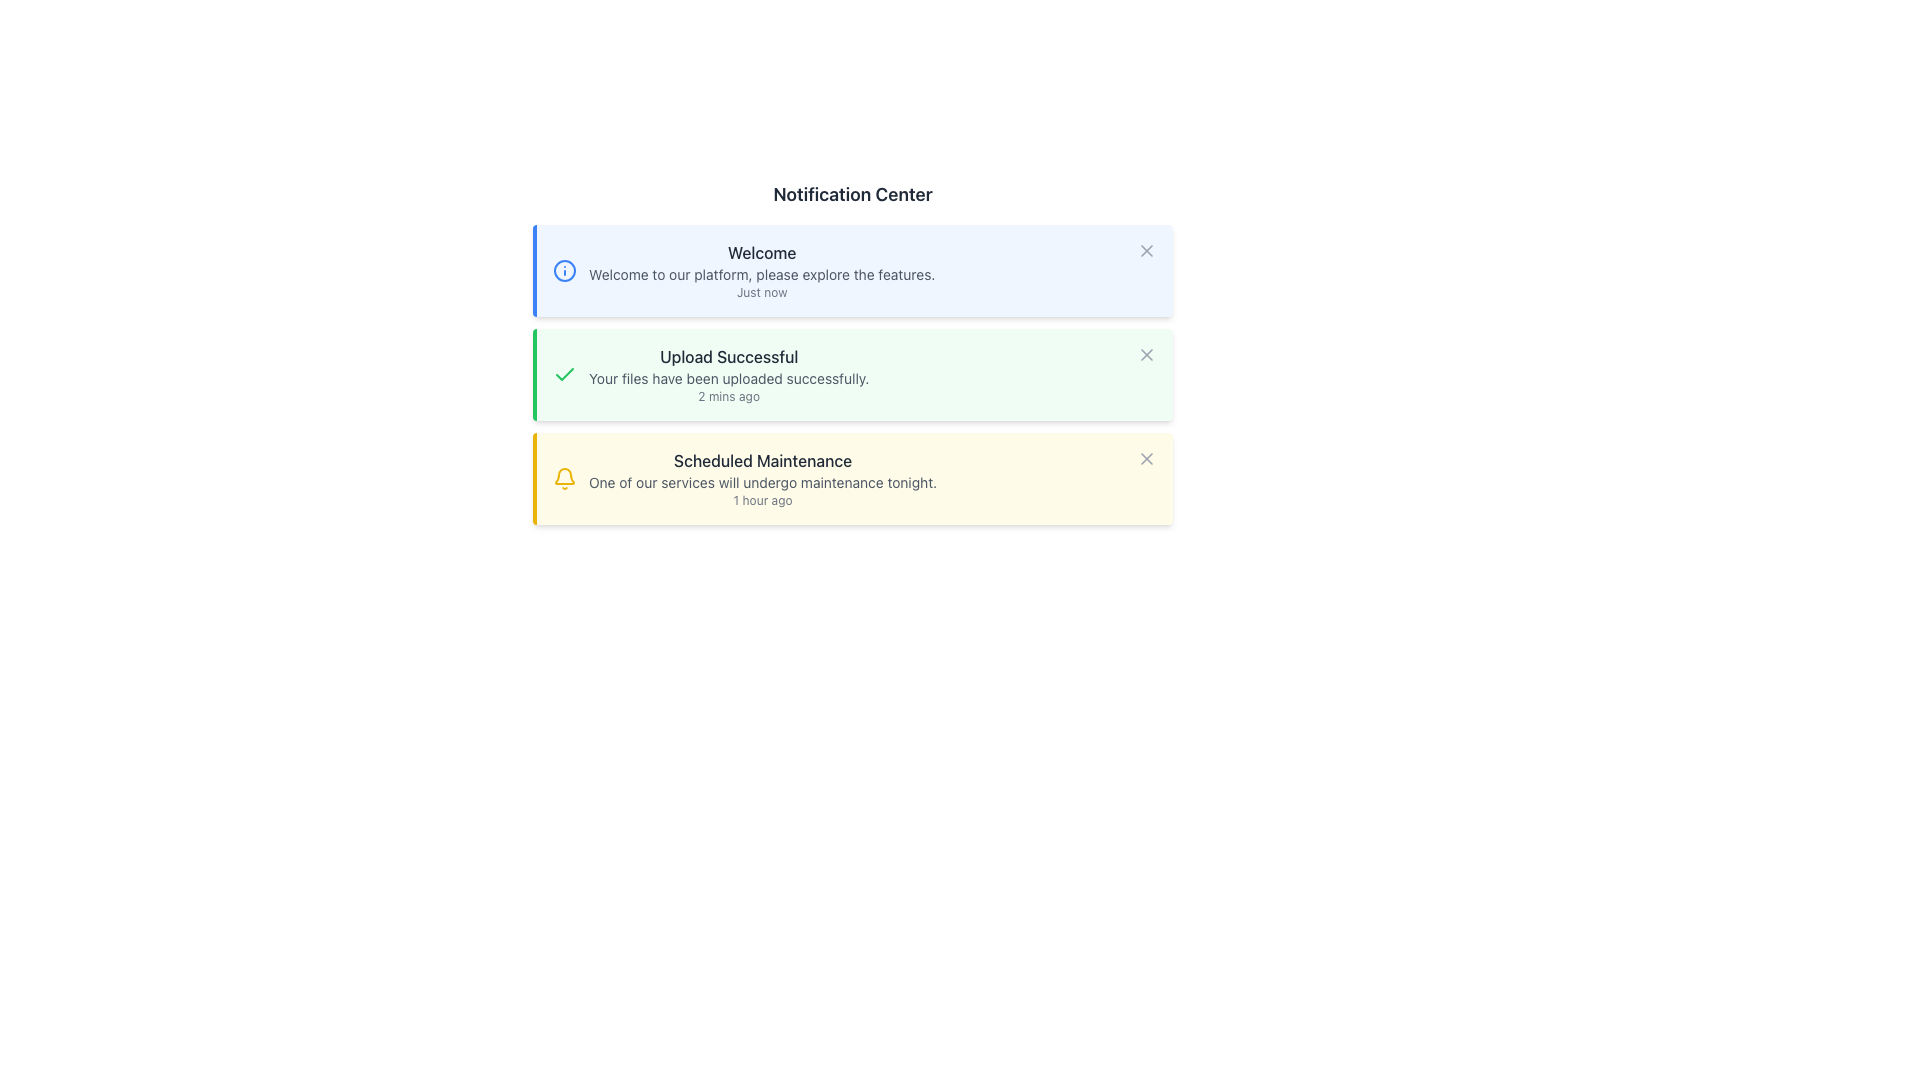  I want to click on the green checkmark icon that indicates success, located at the top-left corner of the 'Upload Successful' notification card, so click(564, 374).